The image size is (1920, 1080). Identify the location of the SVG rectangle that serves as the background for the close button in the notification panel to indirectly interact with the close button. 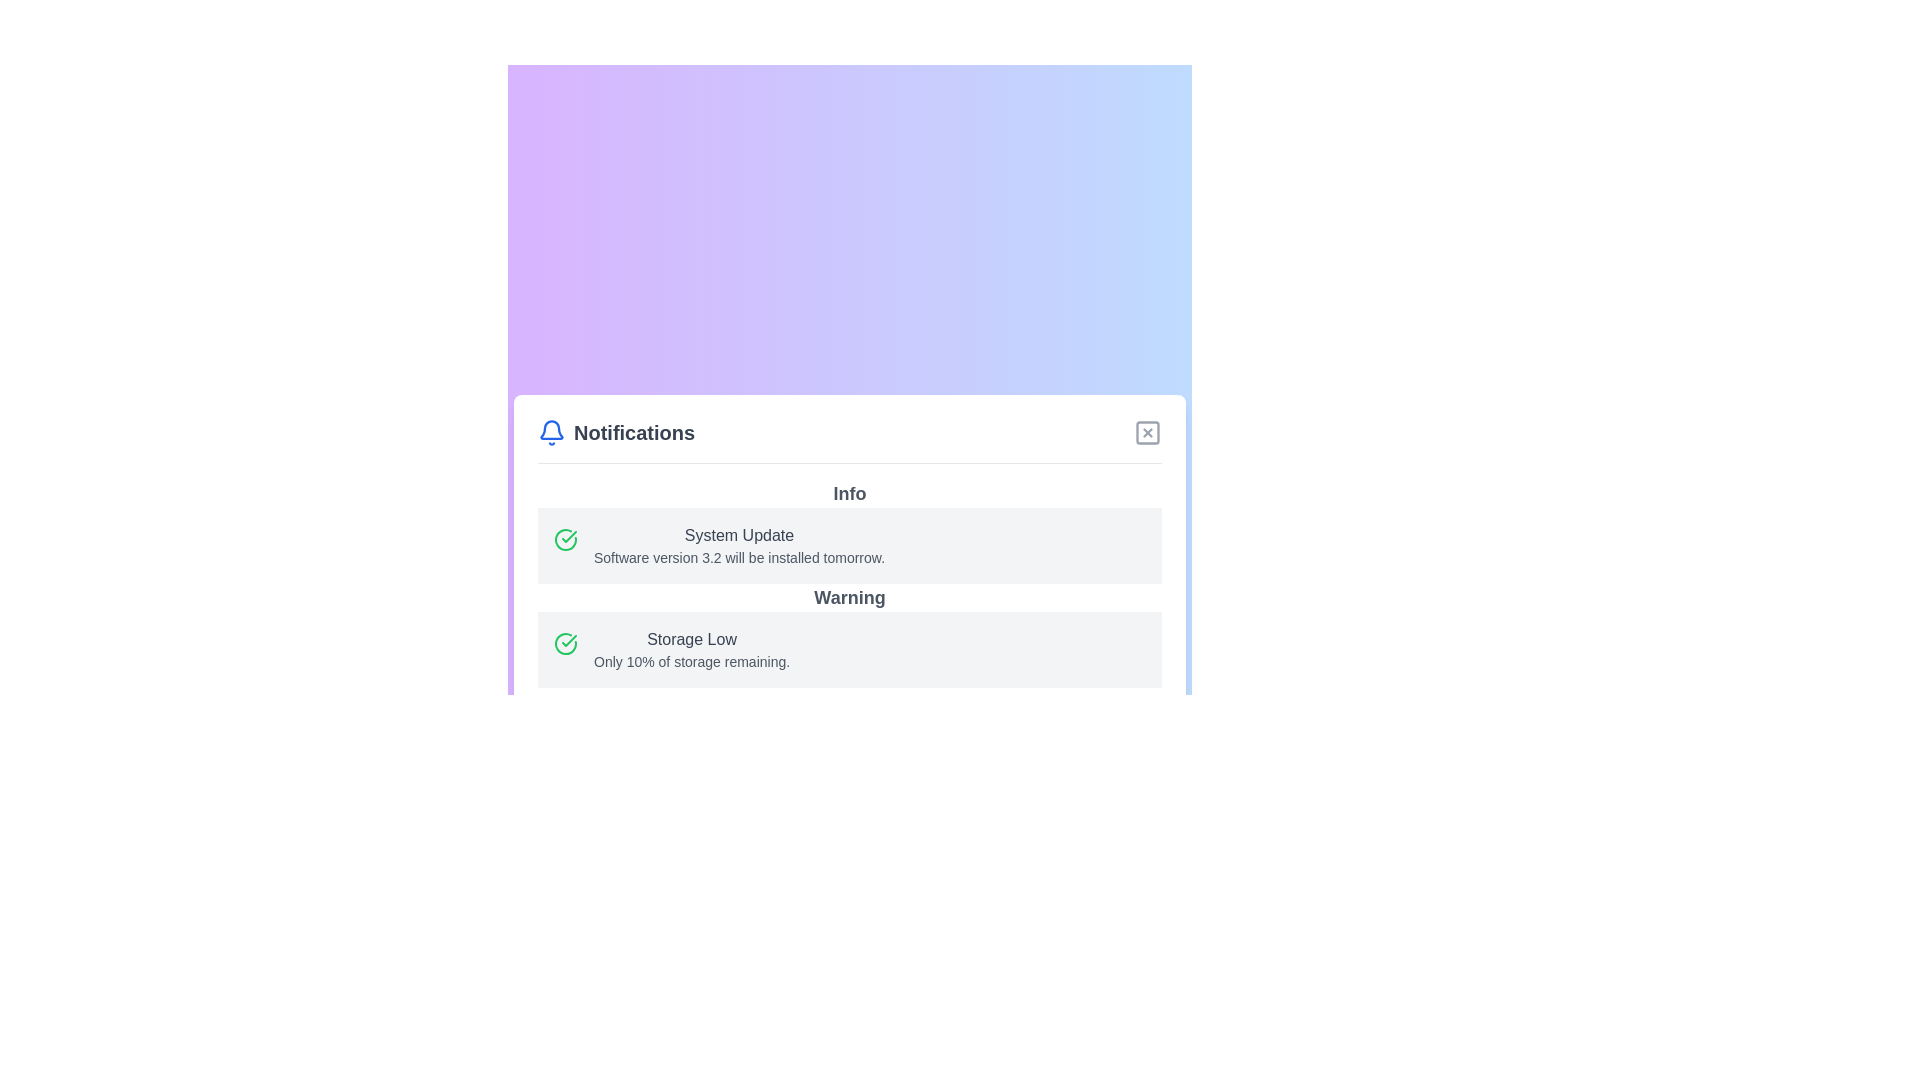
(1147, 431).